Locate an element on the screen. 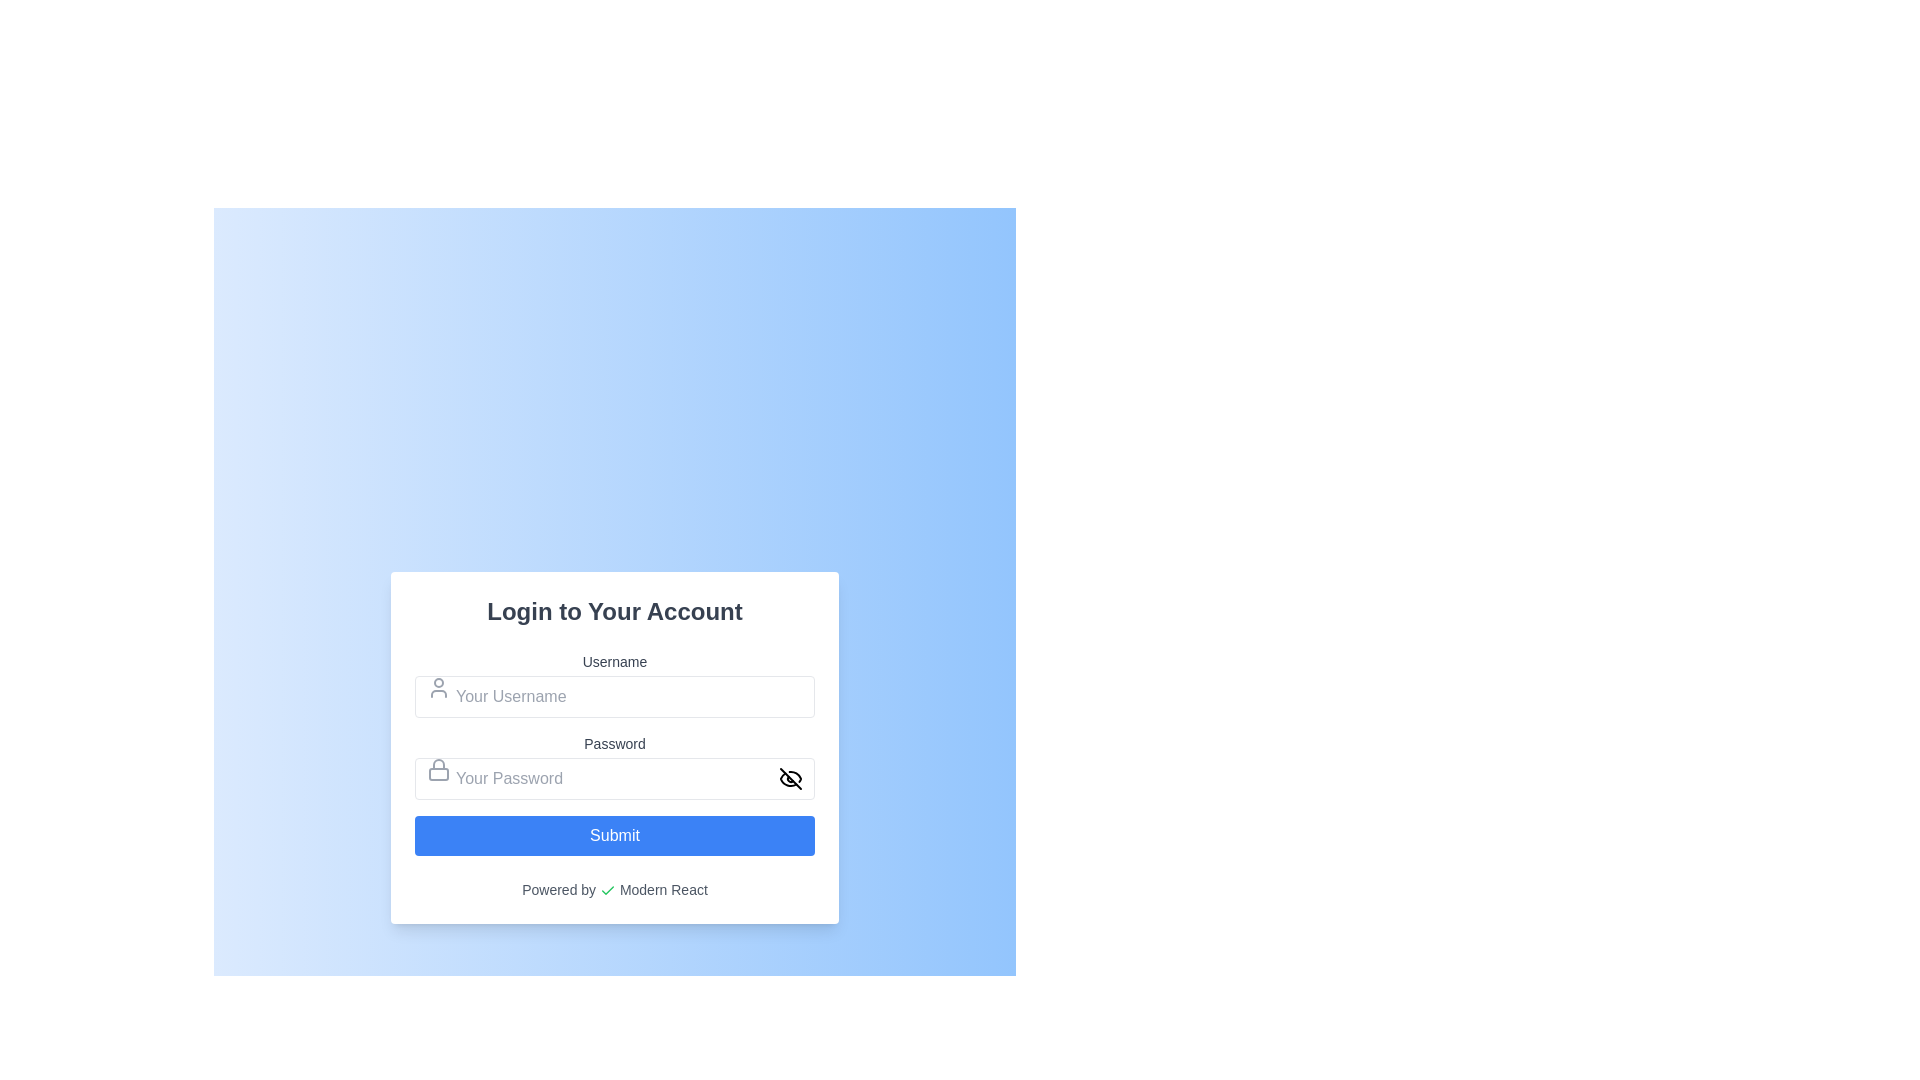  the eye icon within the password input field is located at coordinates (790, 778).